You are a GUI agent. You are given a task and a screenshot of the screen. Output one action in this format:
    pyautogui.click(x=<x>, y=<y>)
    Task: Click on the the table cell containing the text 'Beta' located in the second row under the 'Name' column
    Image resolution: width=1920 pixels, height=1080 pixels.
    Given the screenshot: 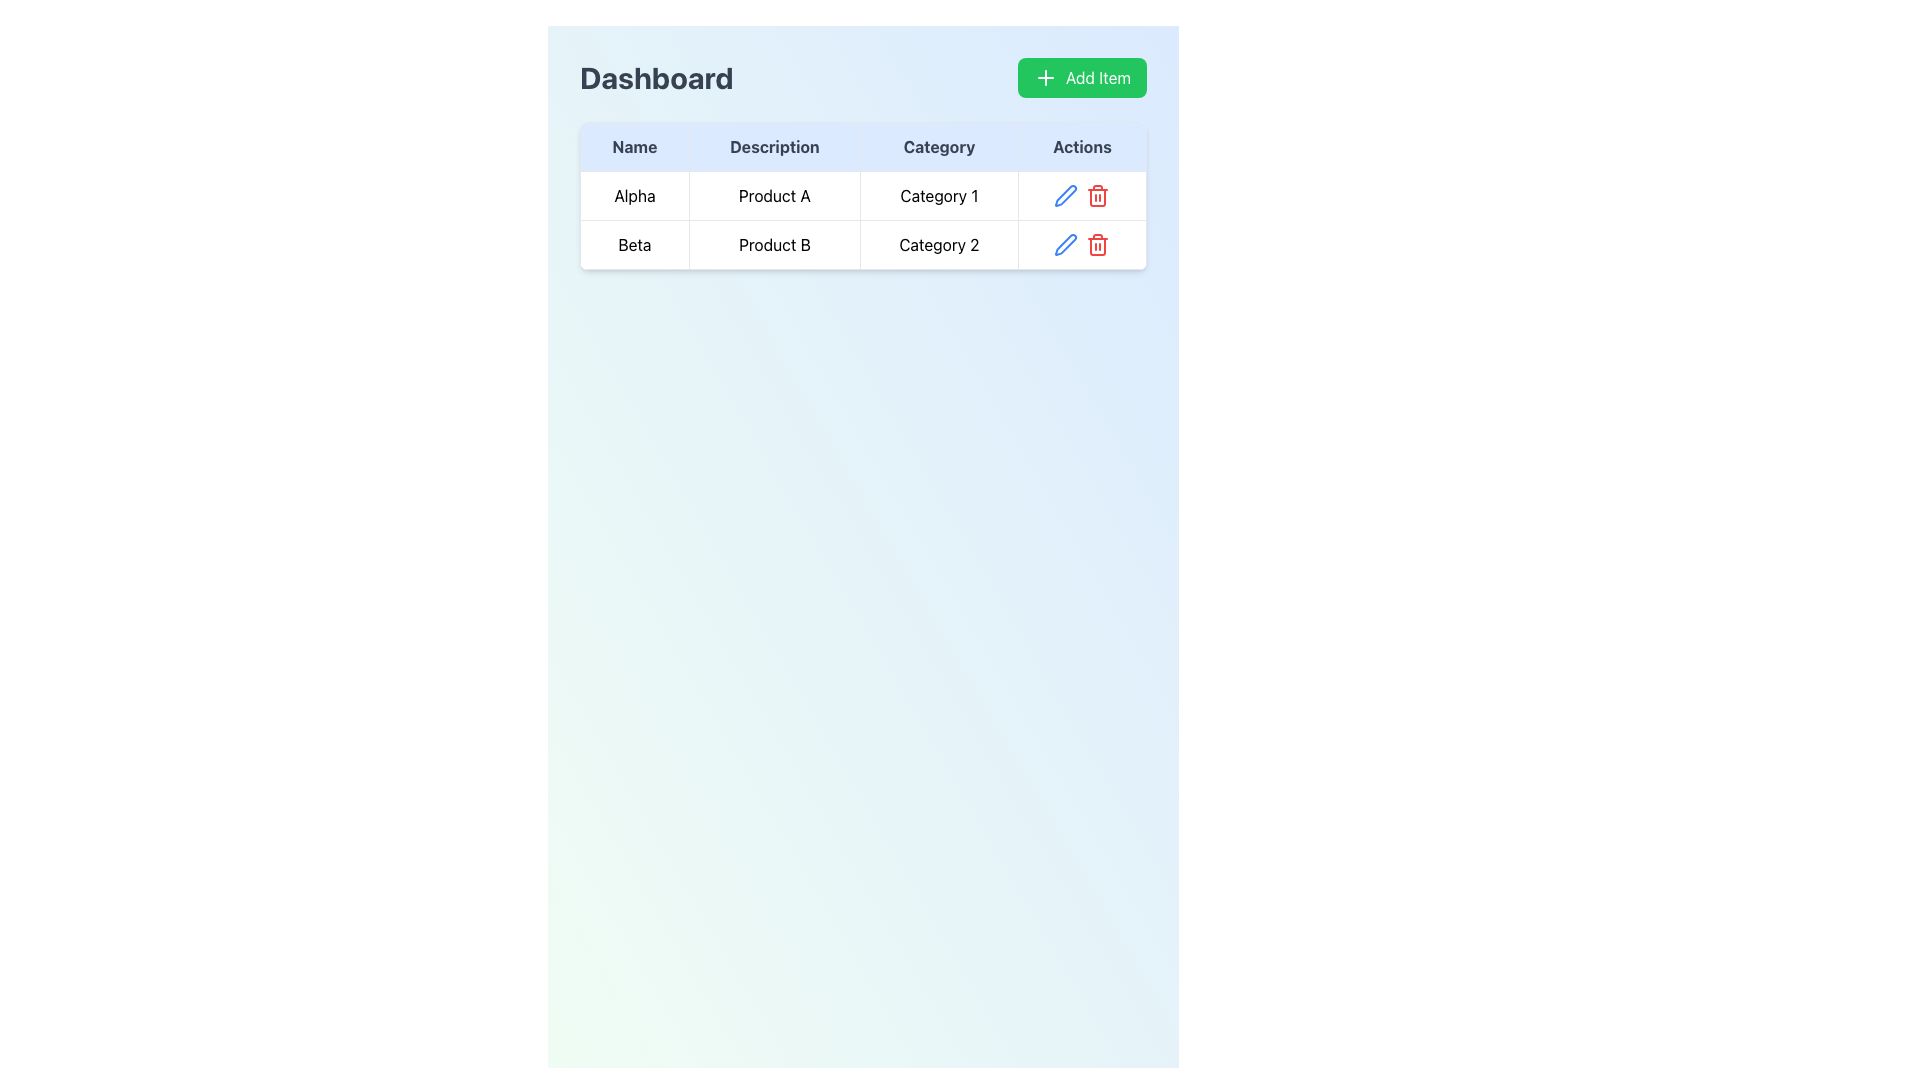 What is the action you would take?
    pyautogui.click(x=633, y=244)
    